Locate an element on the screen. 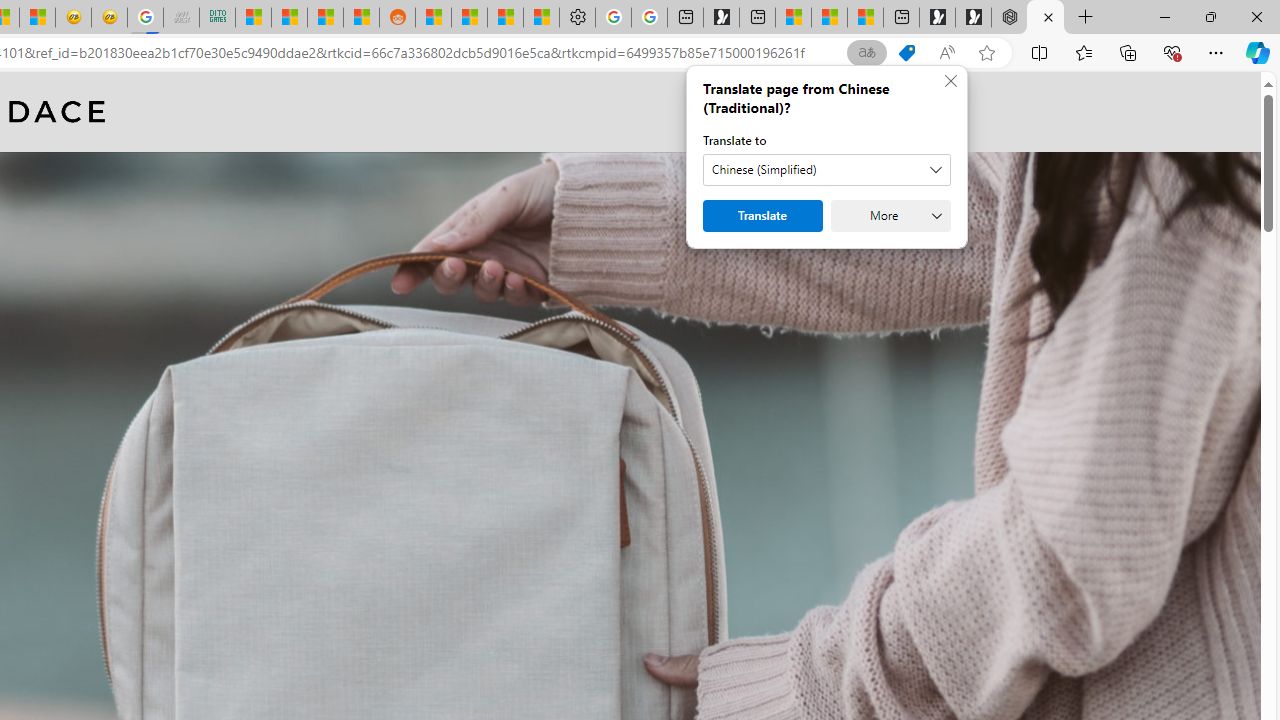 The image size is (1280, 720). 'Translate' is located at coordinates (761, 216).